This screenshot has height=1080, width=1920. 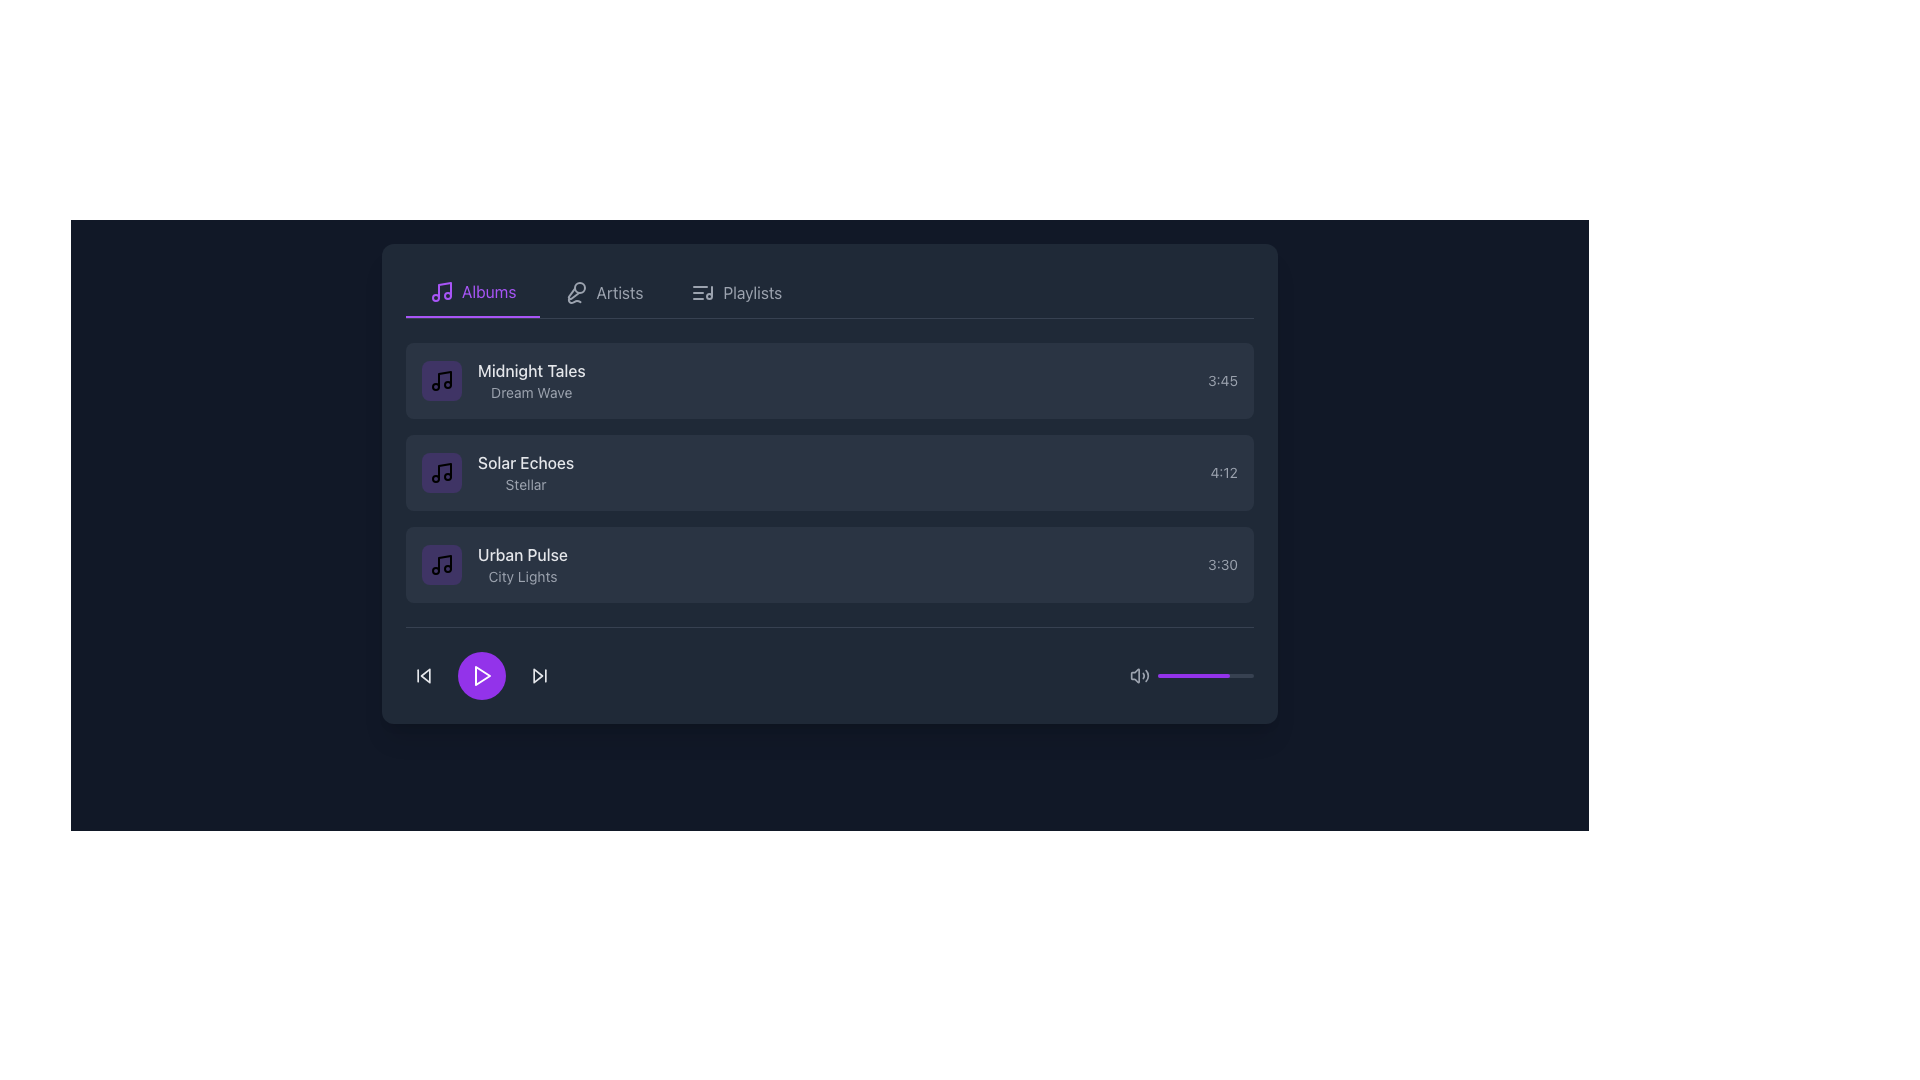 I want to click on the 'Playlists' button, which is the third button in the horizontal navigation group, so click(x=735, y=293).